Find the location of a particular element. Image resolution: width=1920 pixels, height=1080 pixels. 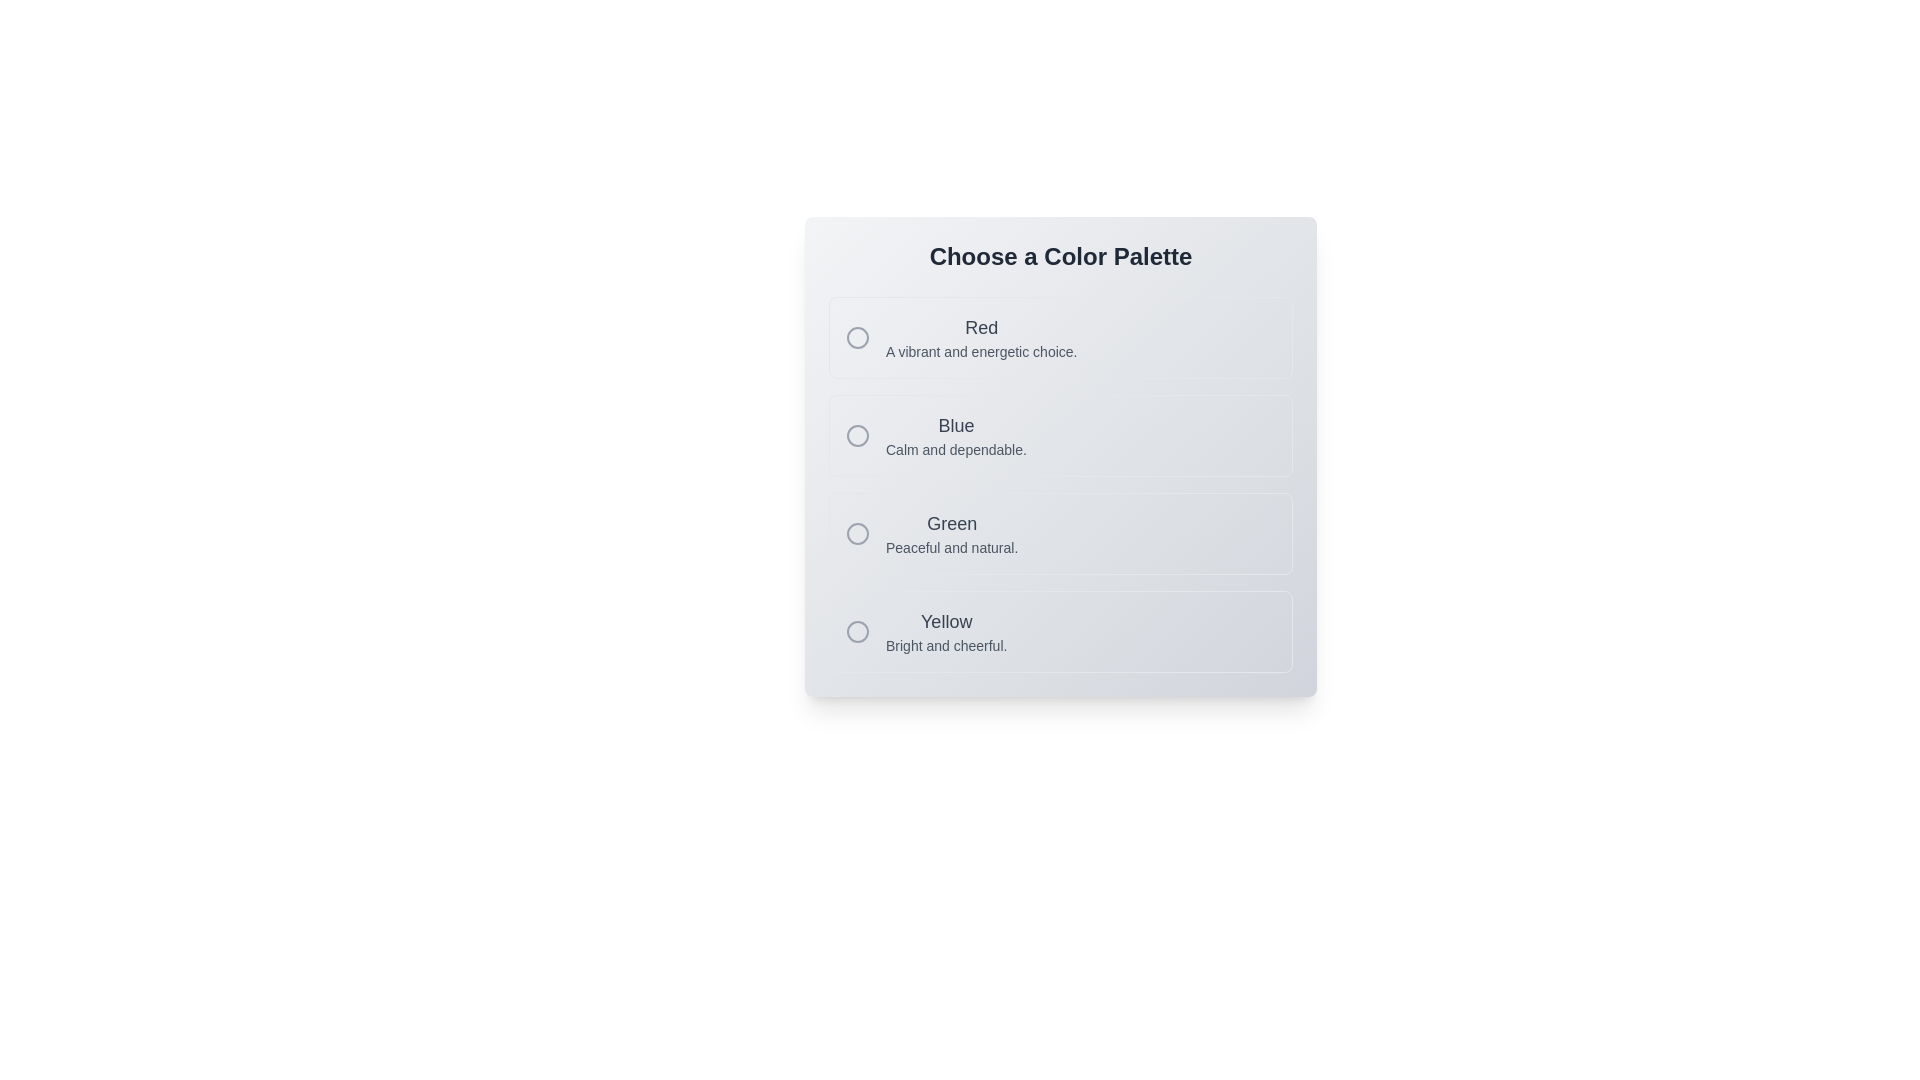

the 'Yellow' text label located under the 'Choose a Color Palette' section, which features a larger font for 'Yellow' and a smaller subtext 'Bright and cheerful.' is located at coordinates (945, 632).